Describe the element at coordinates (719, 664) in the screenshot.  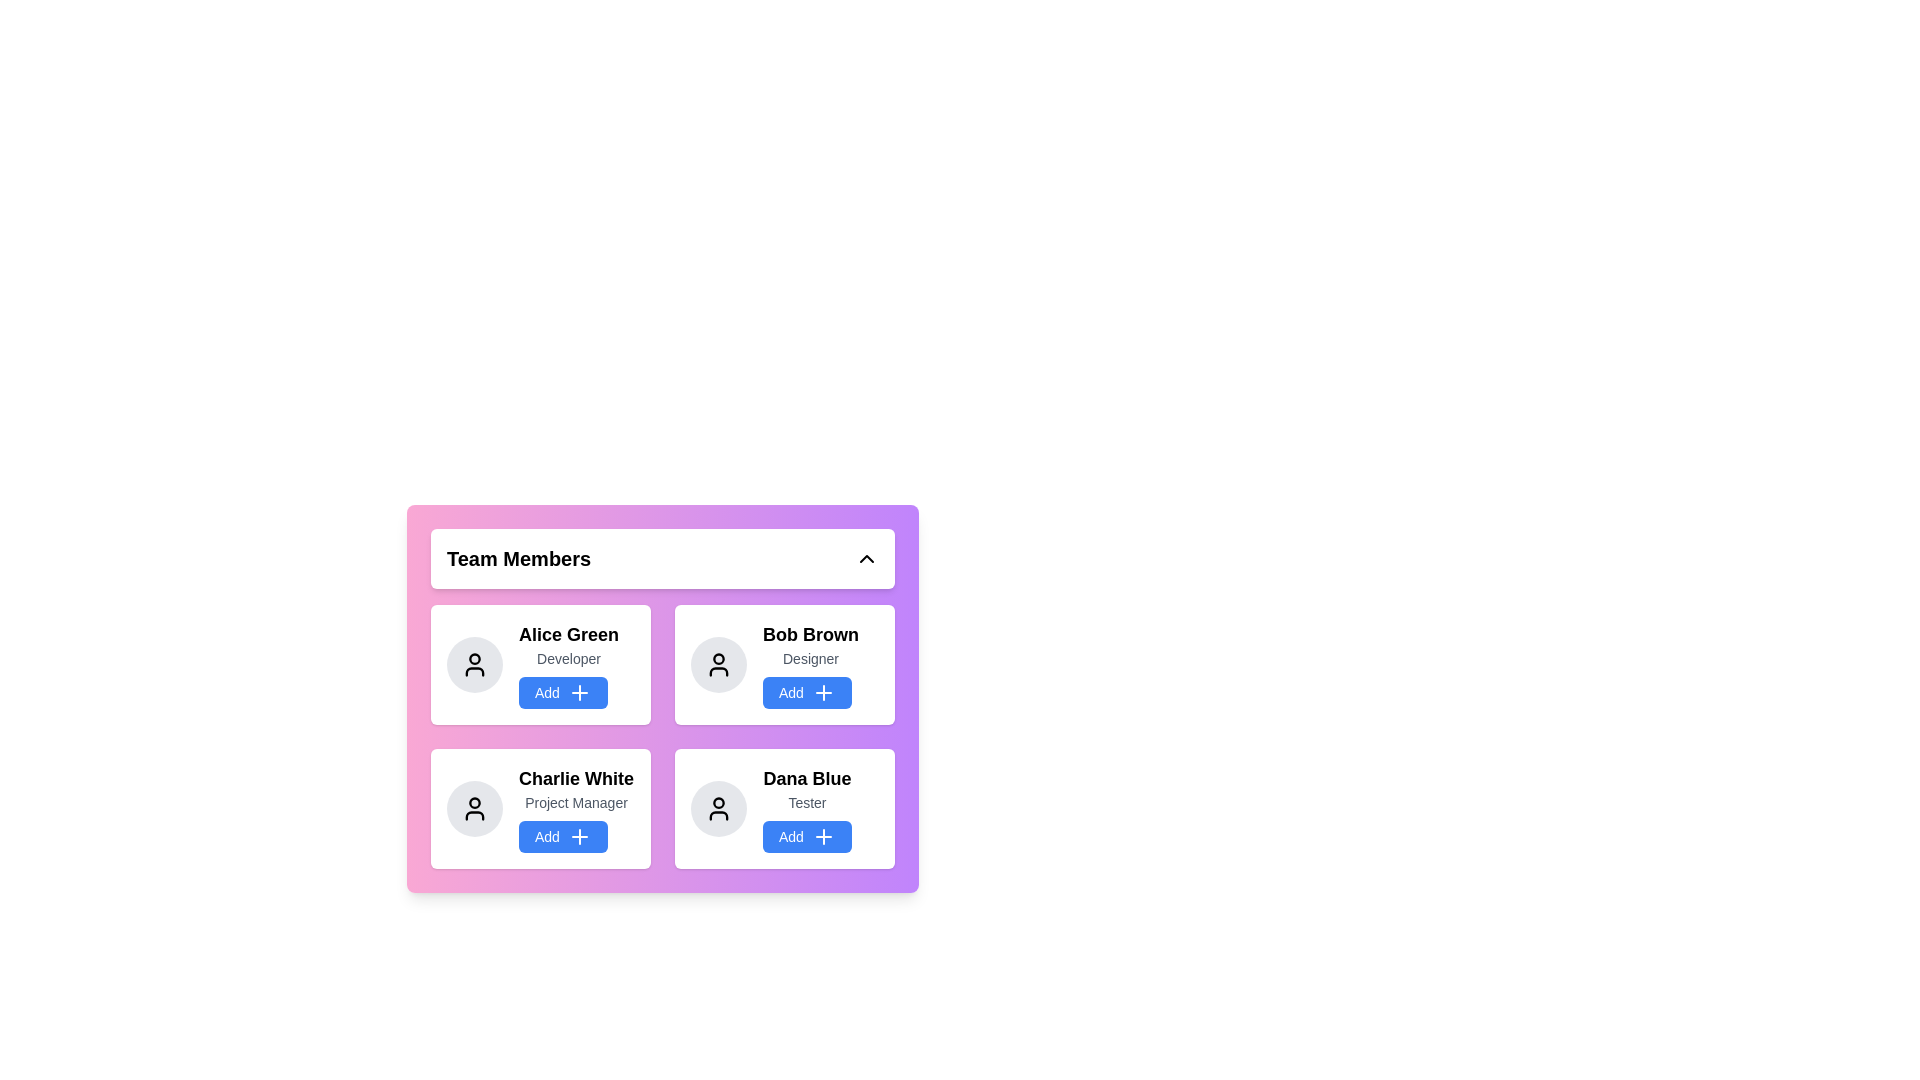
I see `the user avatar display, which is a circular icon with a light gray background and a black user silhouette, located in the top-left corner of Bob Brown's card` at that location.